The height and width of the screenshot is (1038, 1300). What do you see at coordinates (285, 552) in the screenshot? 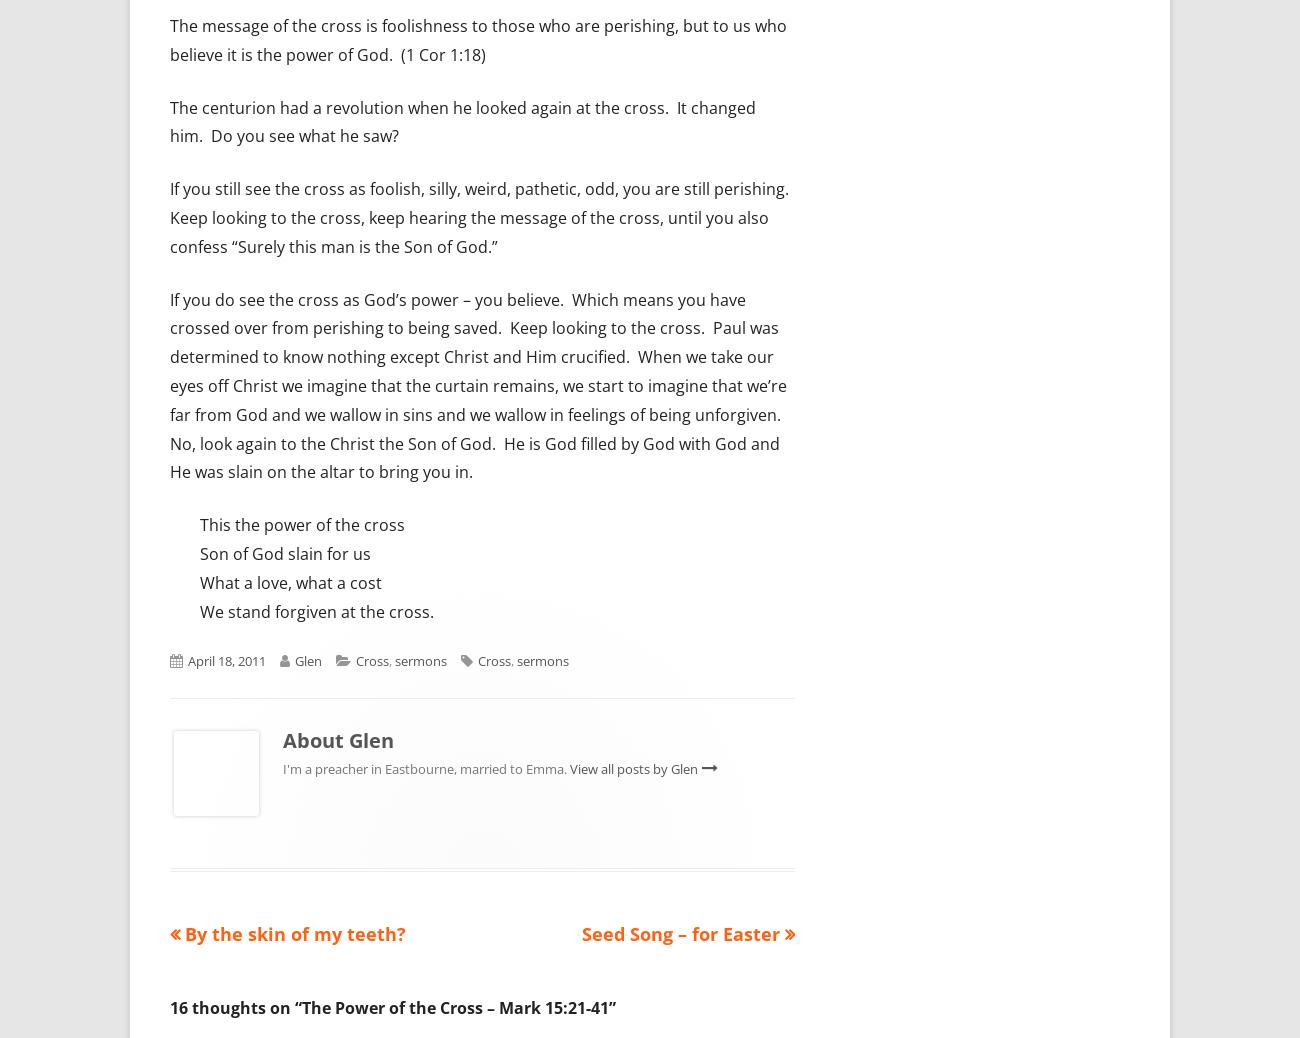
I see `'Son of God slain for us'` at bounding box center [285, 552].